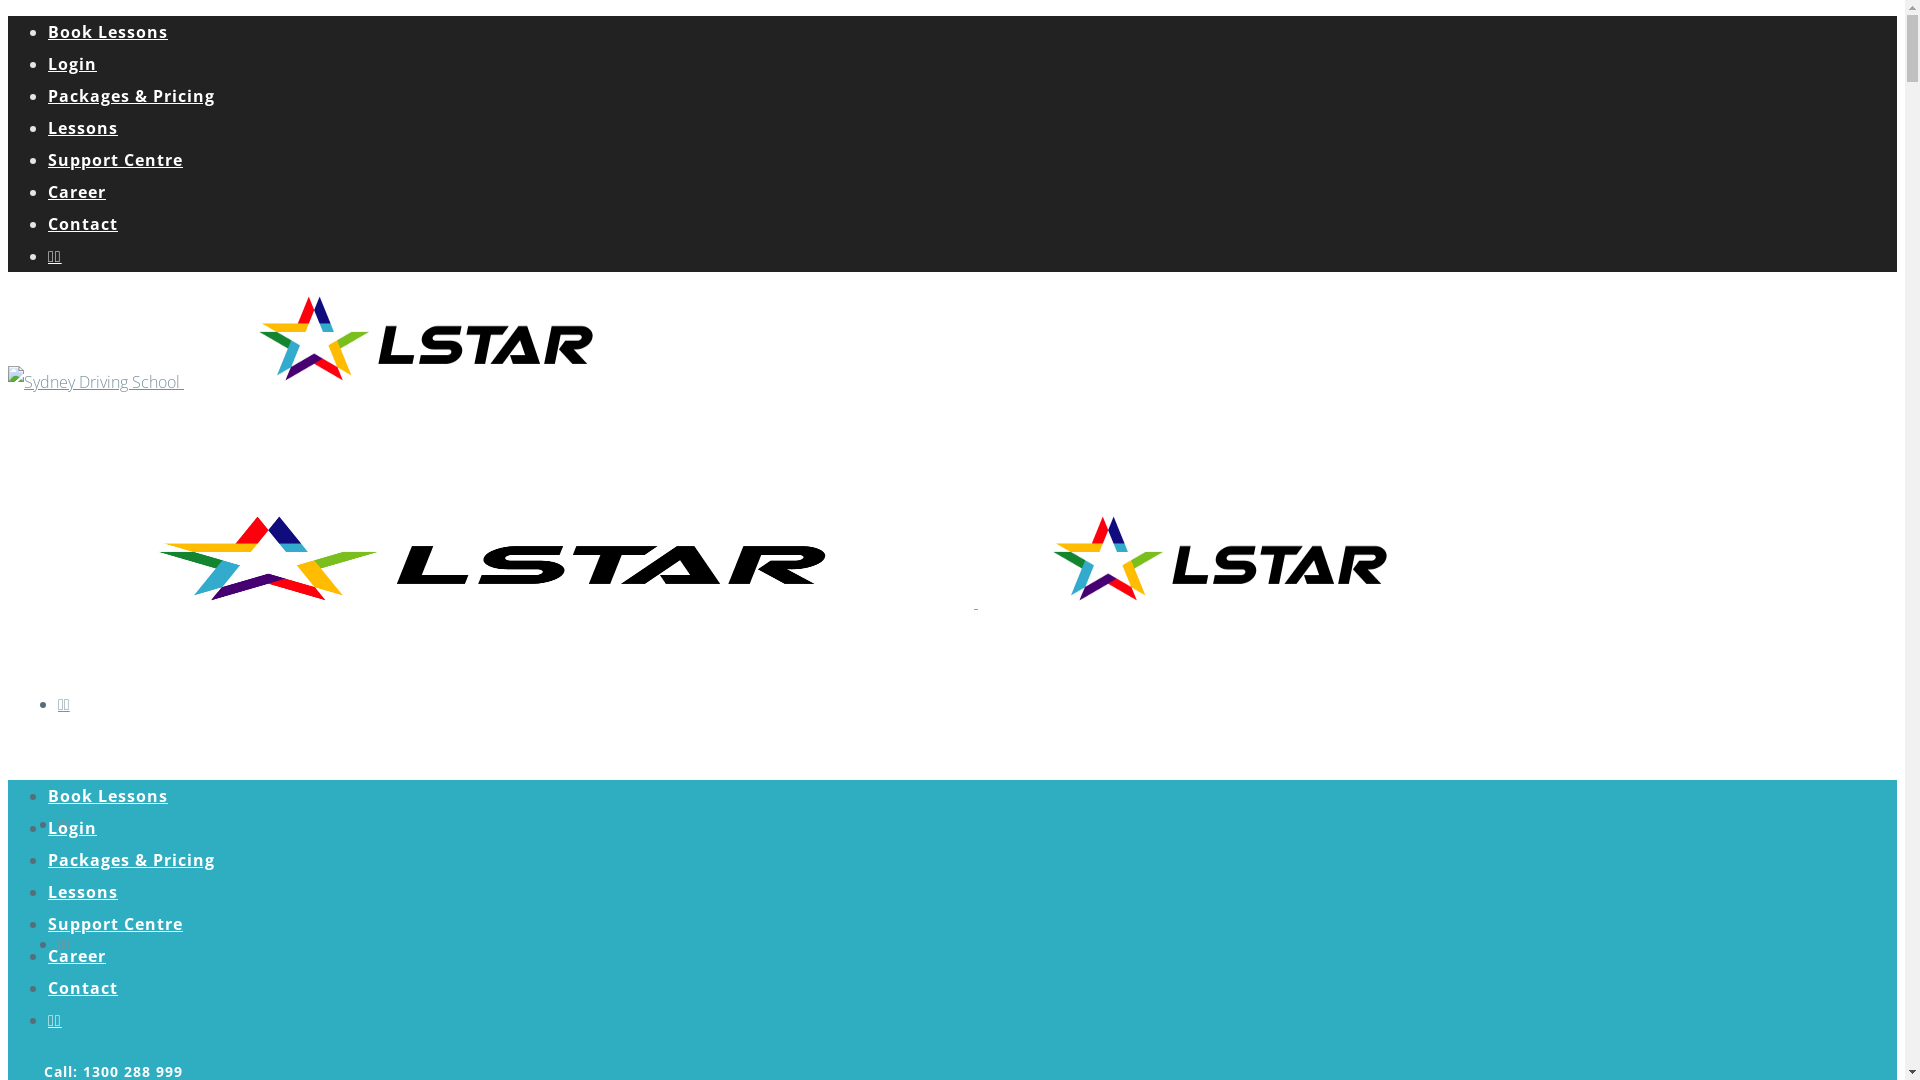 This screenshot has height=1080, width=1920. I want to click on 'Packages & Pricing', so click(130, 859).